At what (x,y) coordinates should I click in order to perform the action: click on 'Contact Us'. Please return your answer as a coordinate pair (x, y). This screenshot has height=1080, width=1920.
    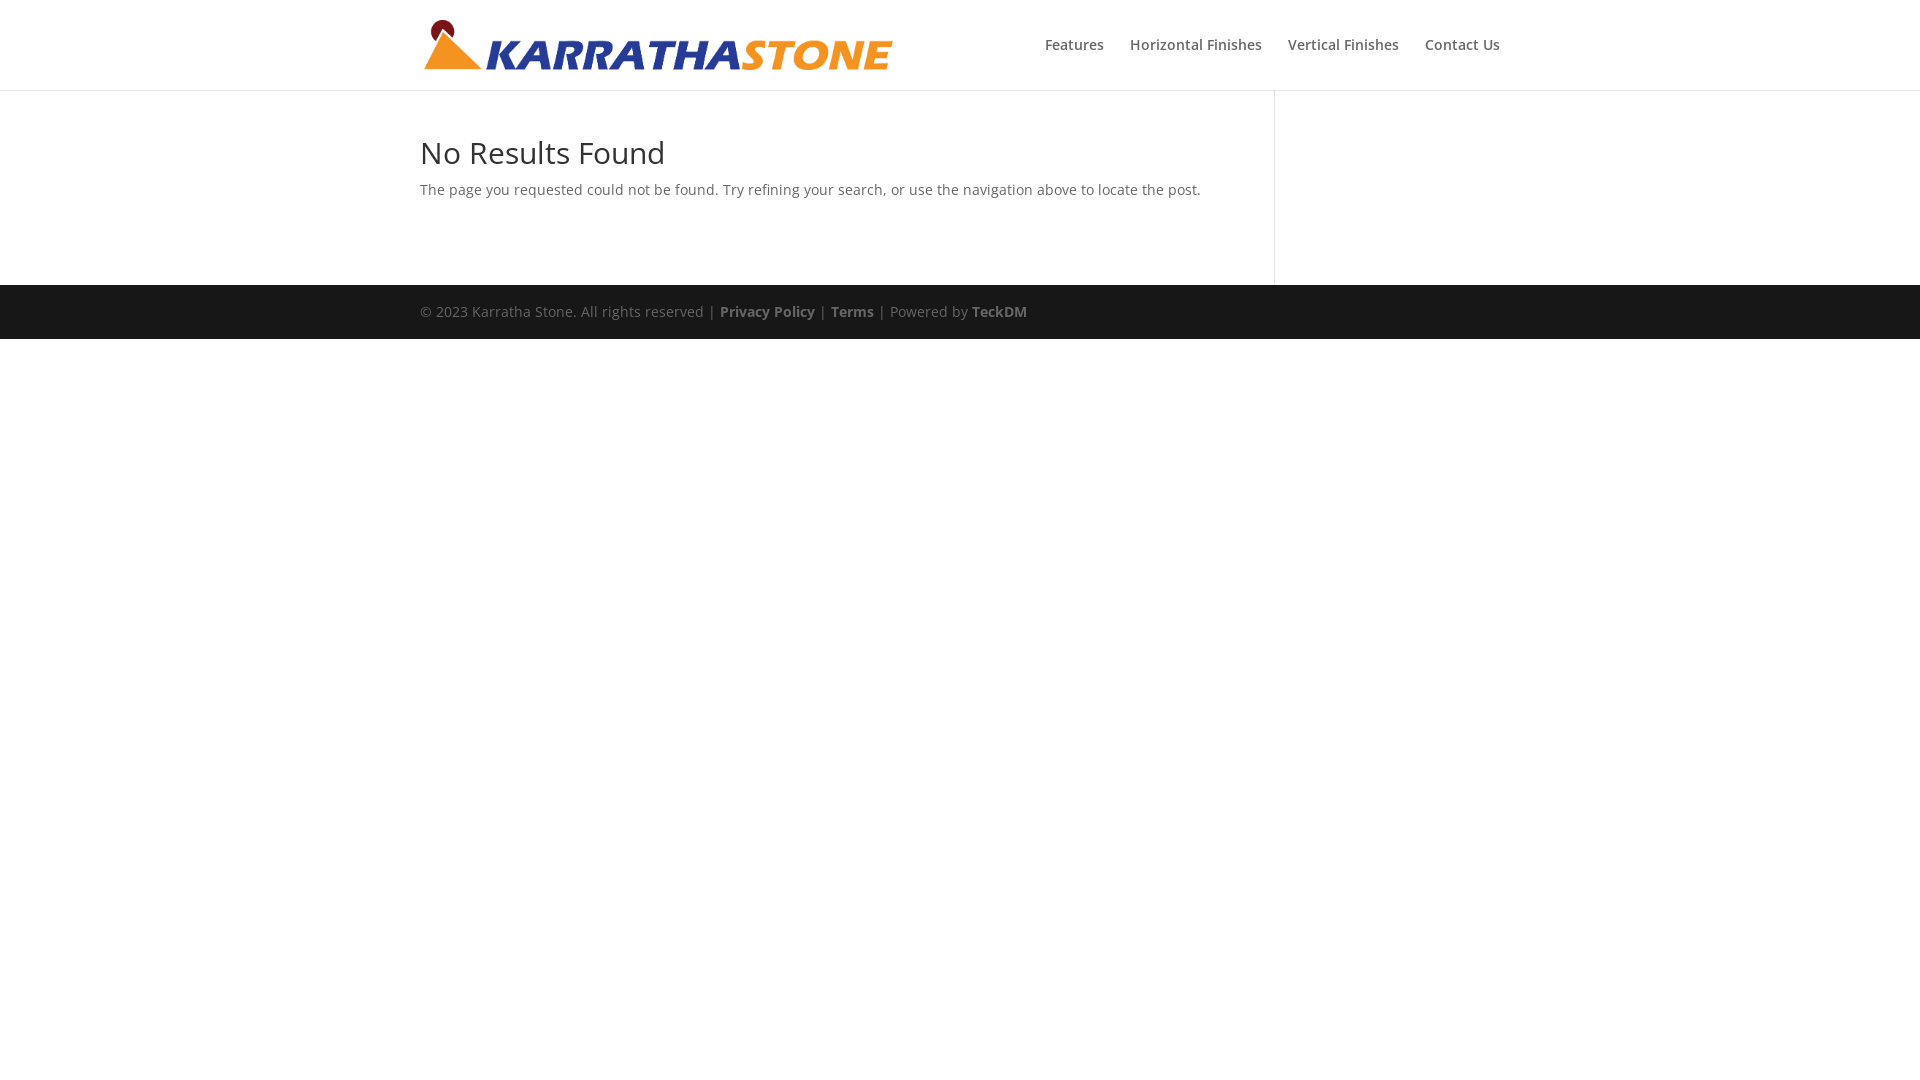
    Looking at the image, I should click on (1462, 63).